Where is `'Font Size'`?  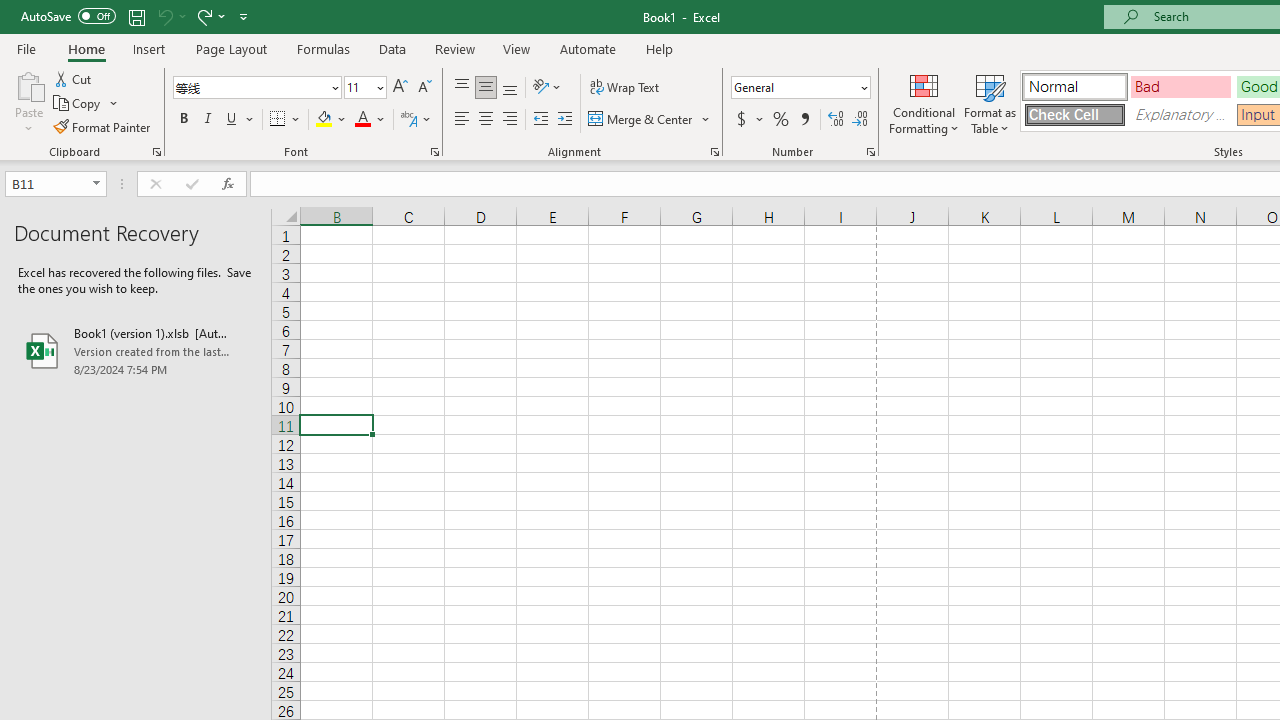
'Font Size' is located at coordinates (365, 86).